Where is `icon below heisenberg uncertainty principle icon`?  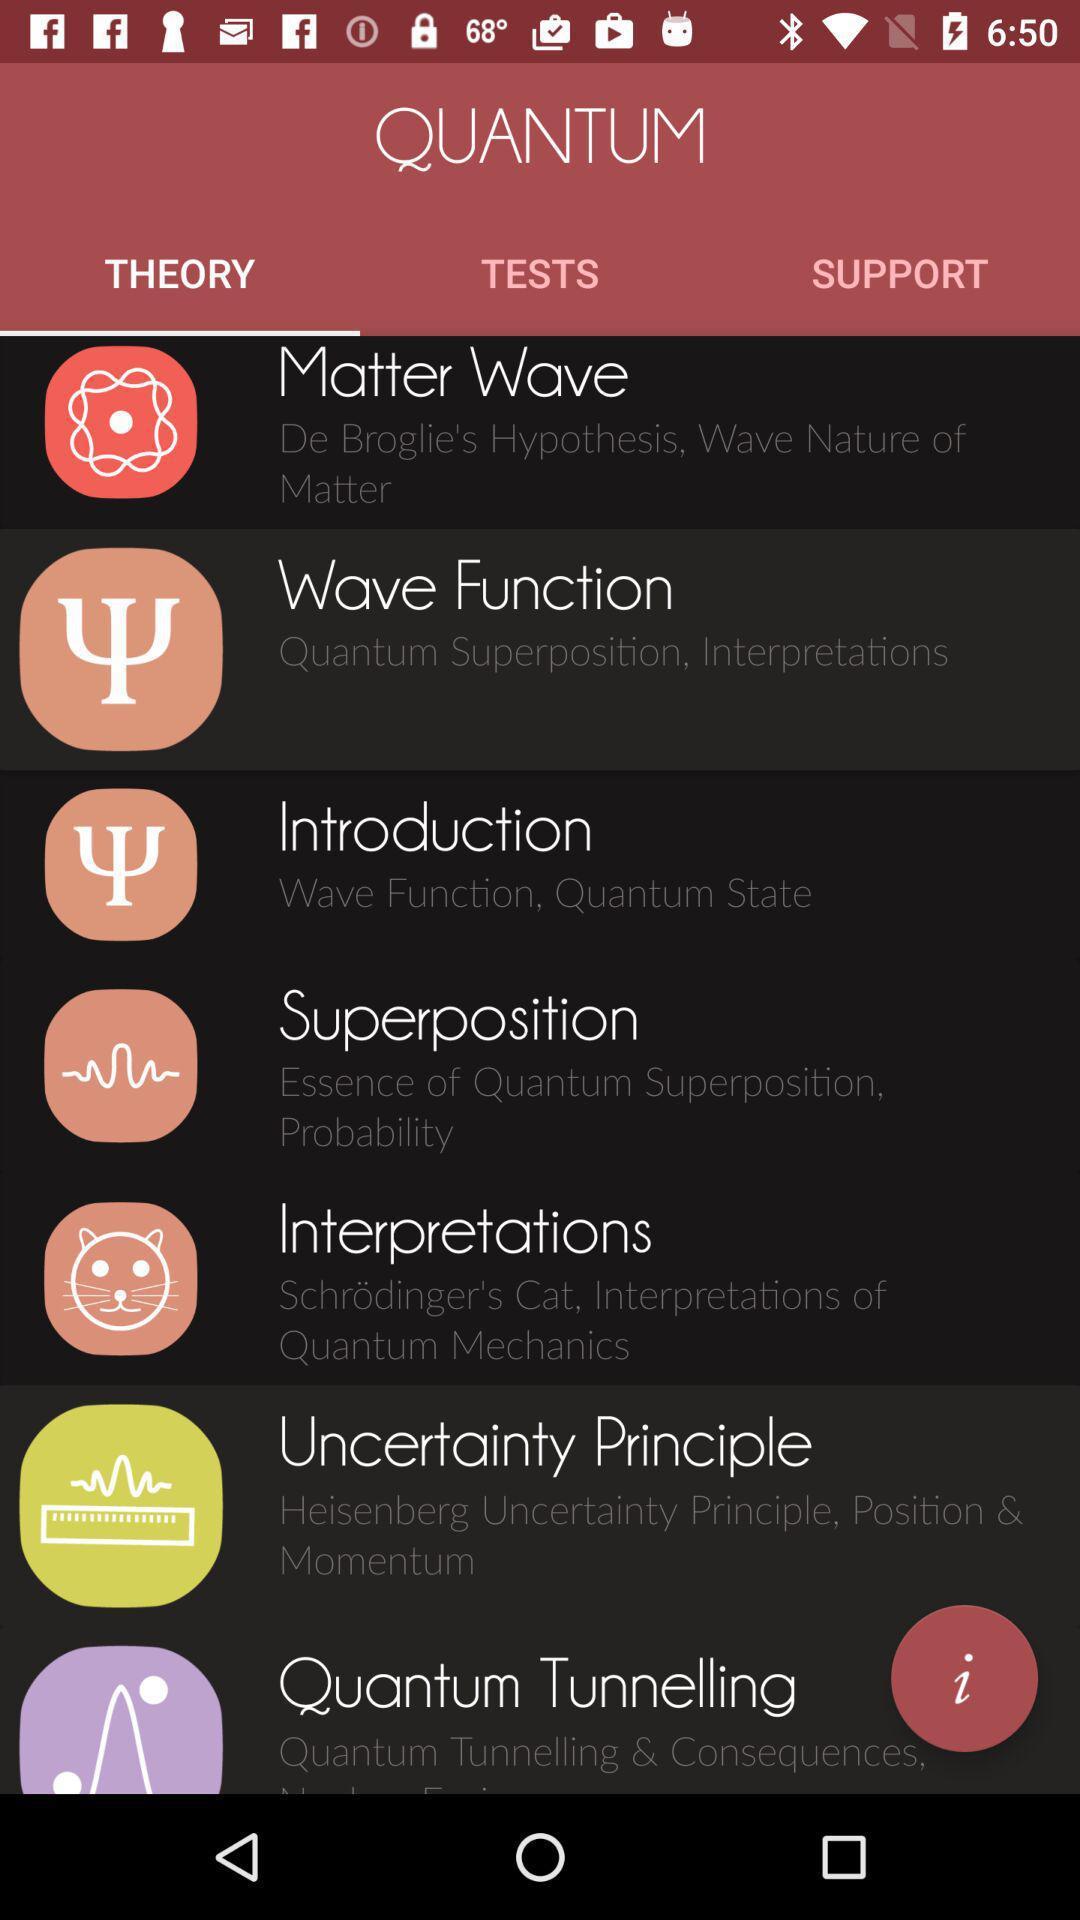 icon below heisenberg uncertainty principle icon is located at coordinates (963, 1678).